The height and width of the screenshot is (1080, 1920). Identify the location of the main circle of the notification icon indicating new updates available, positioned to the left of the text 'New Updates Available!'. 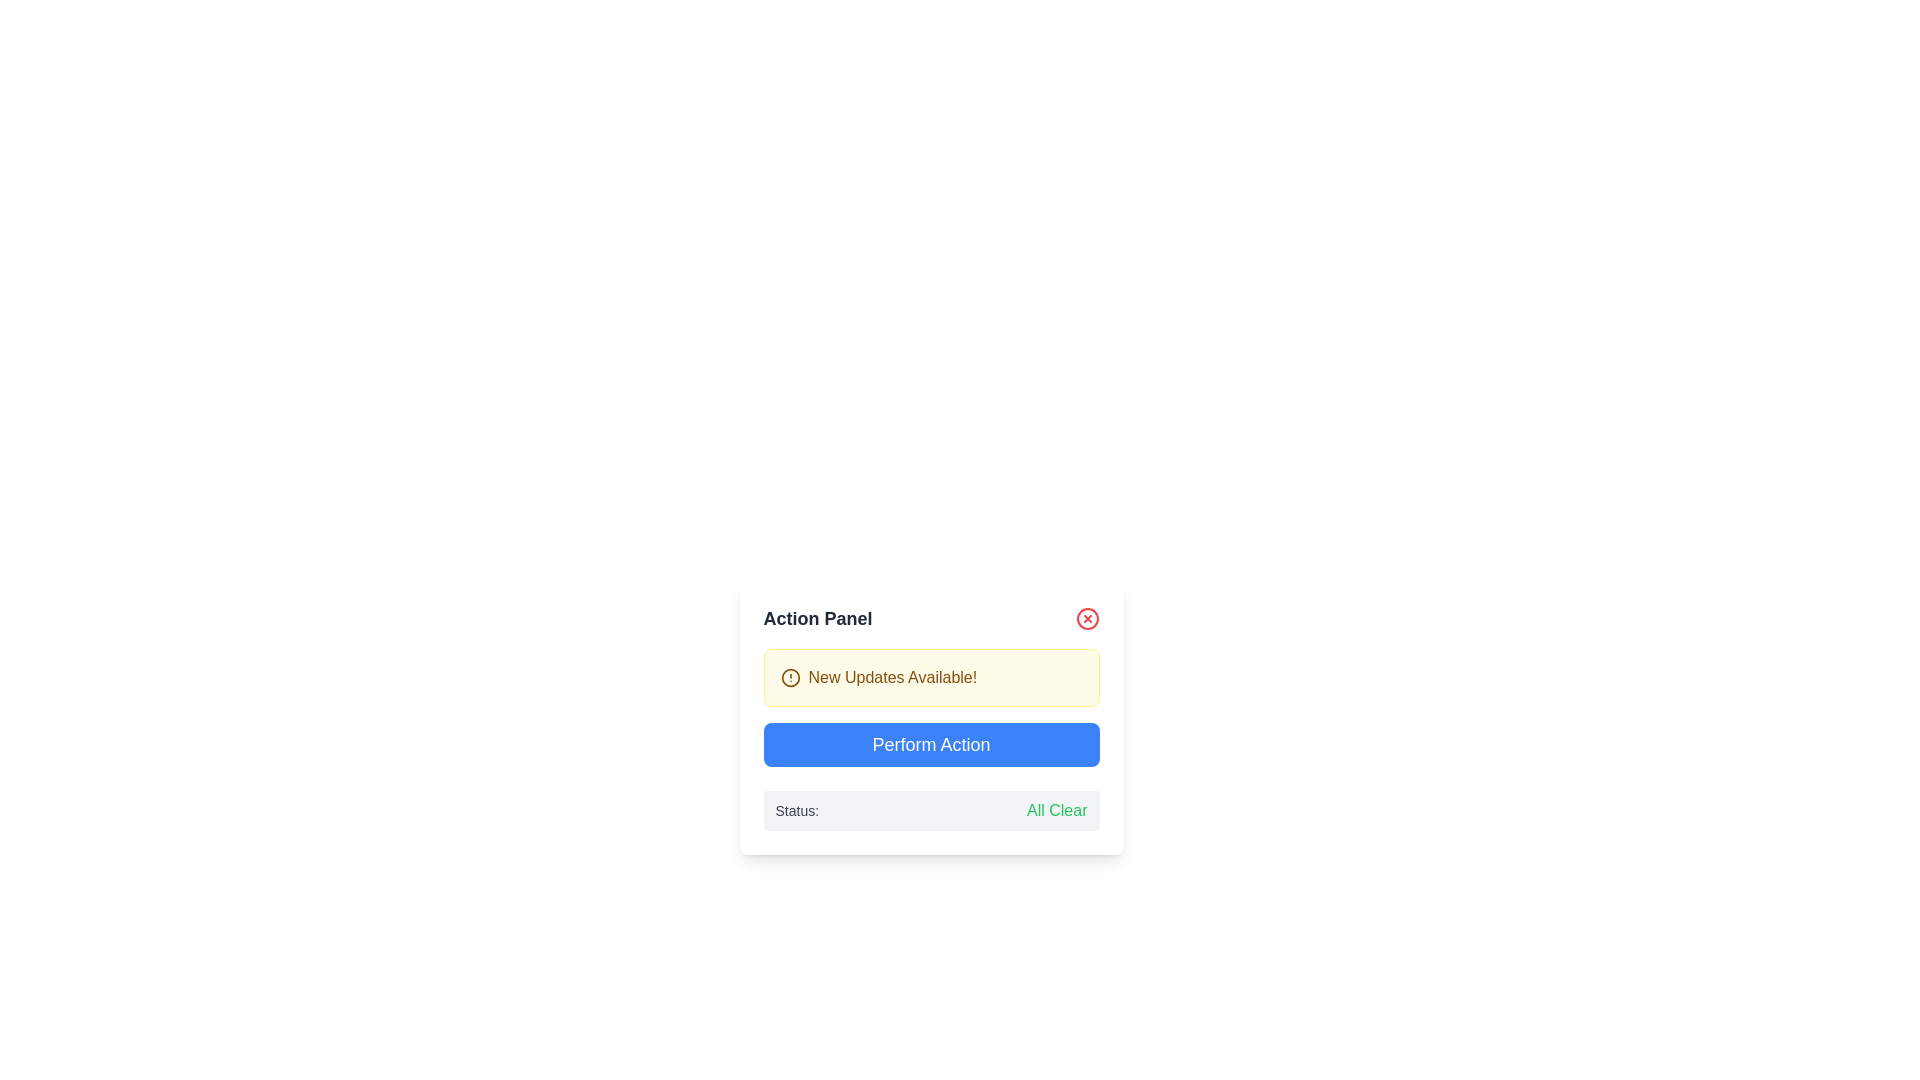
(789, 677).